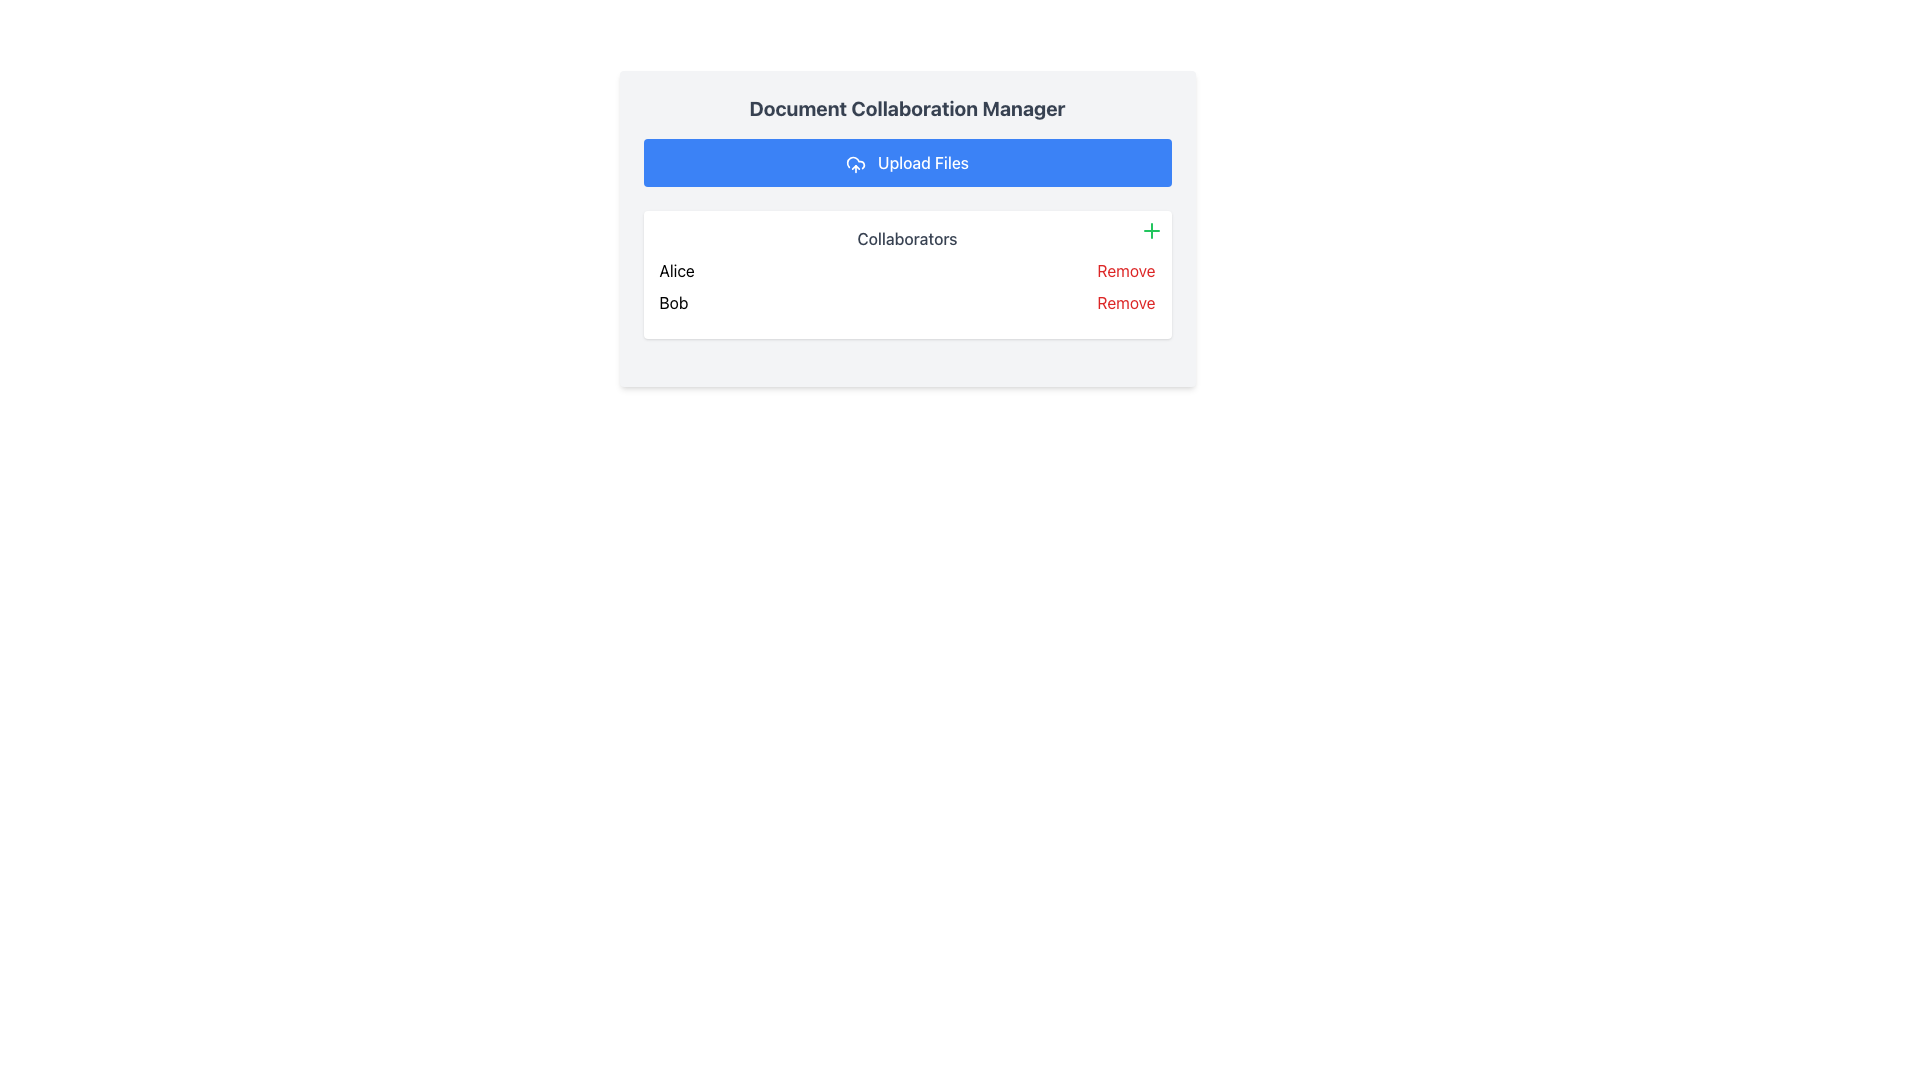 Image resolution: width=1920 pixels, height=1080 pixels. What do you see at coordinates (906, 161) in the screenshot?
I see `the 'Upload Files' button with a blue background and white text, which includes a cloud icon` at bounding box center [906, 161].